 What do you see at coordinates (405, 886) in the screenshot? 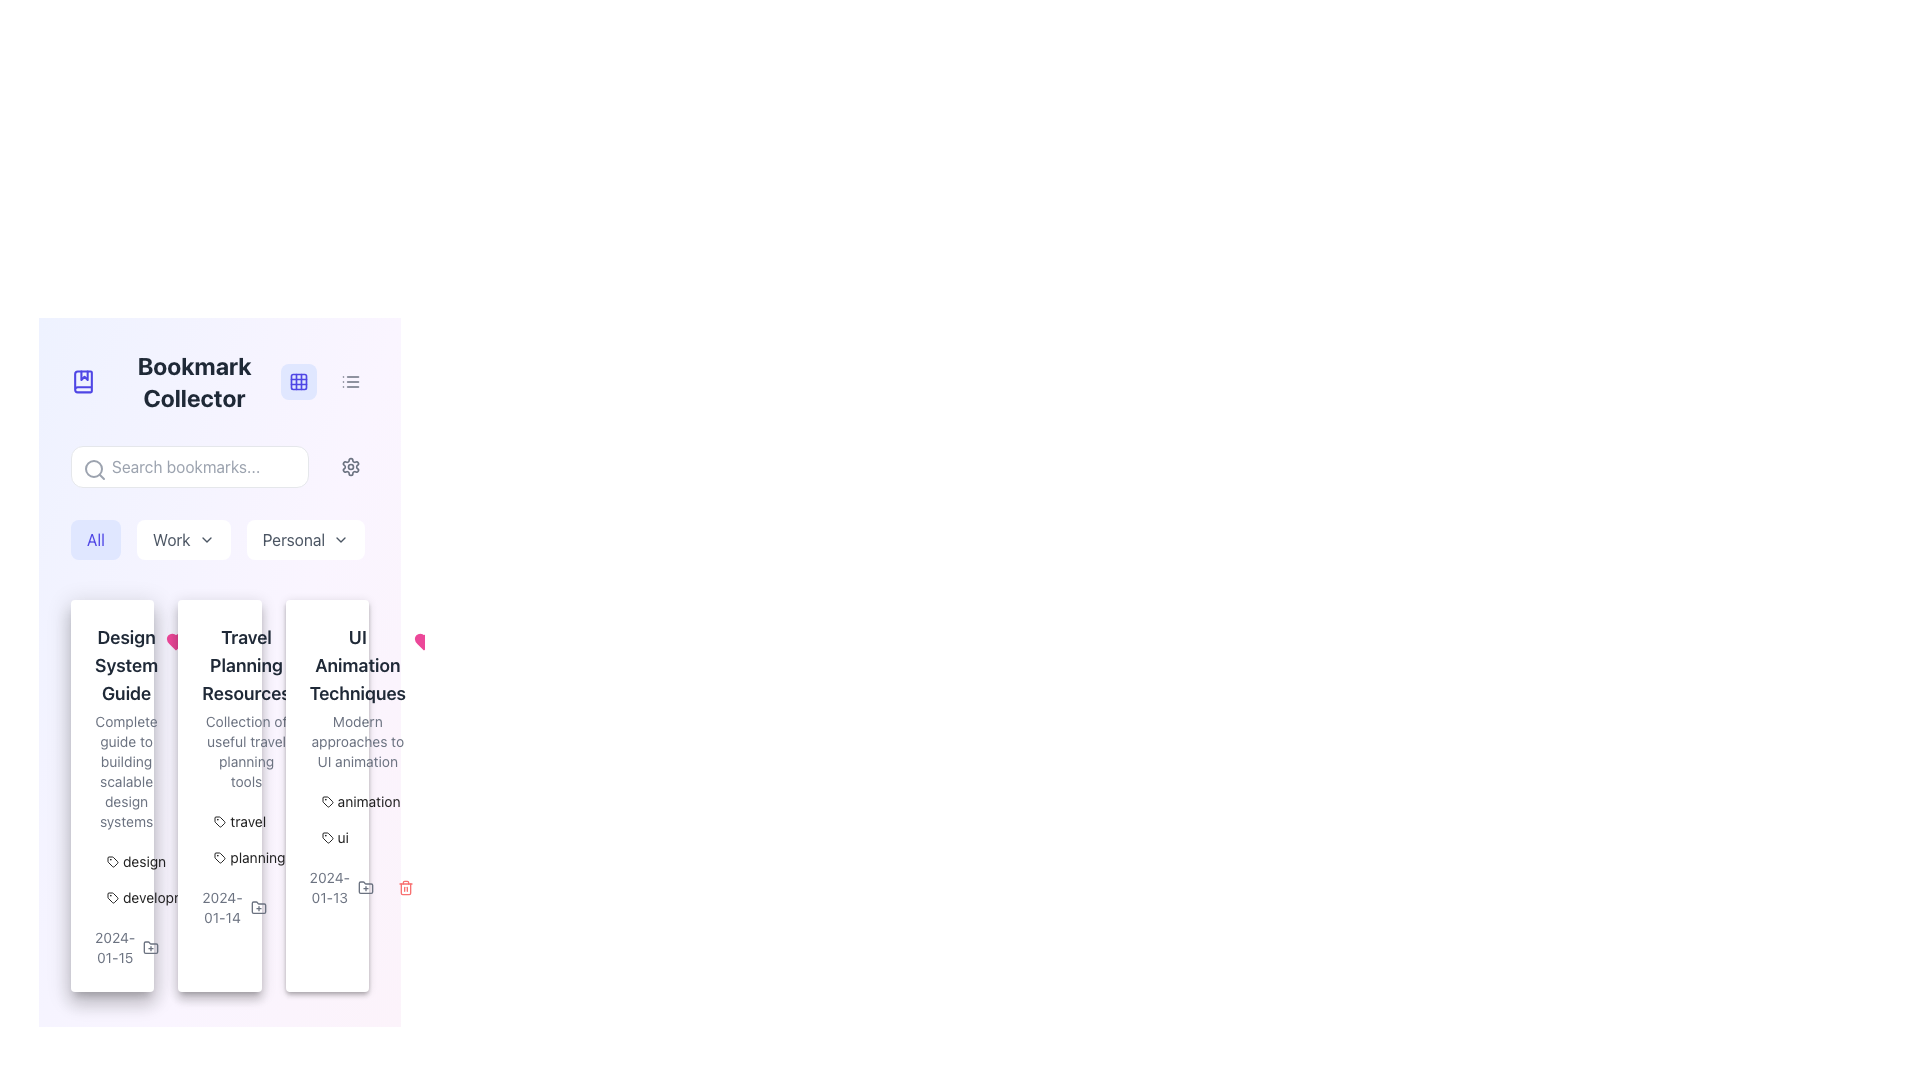
I see `the trash can icon located at the bottom right of the UI Animation Techniques card to invoke the delete action` at bounding box center [405, 886].